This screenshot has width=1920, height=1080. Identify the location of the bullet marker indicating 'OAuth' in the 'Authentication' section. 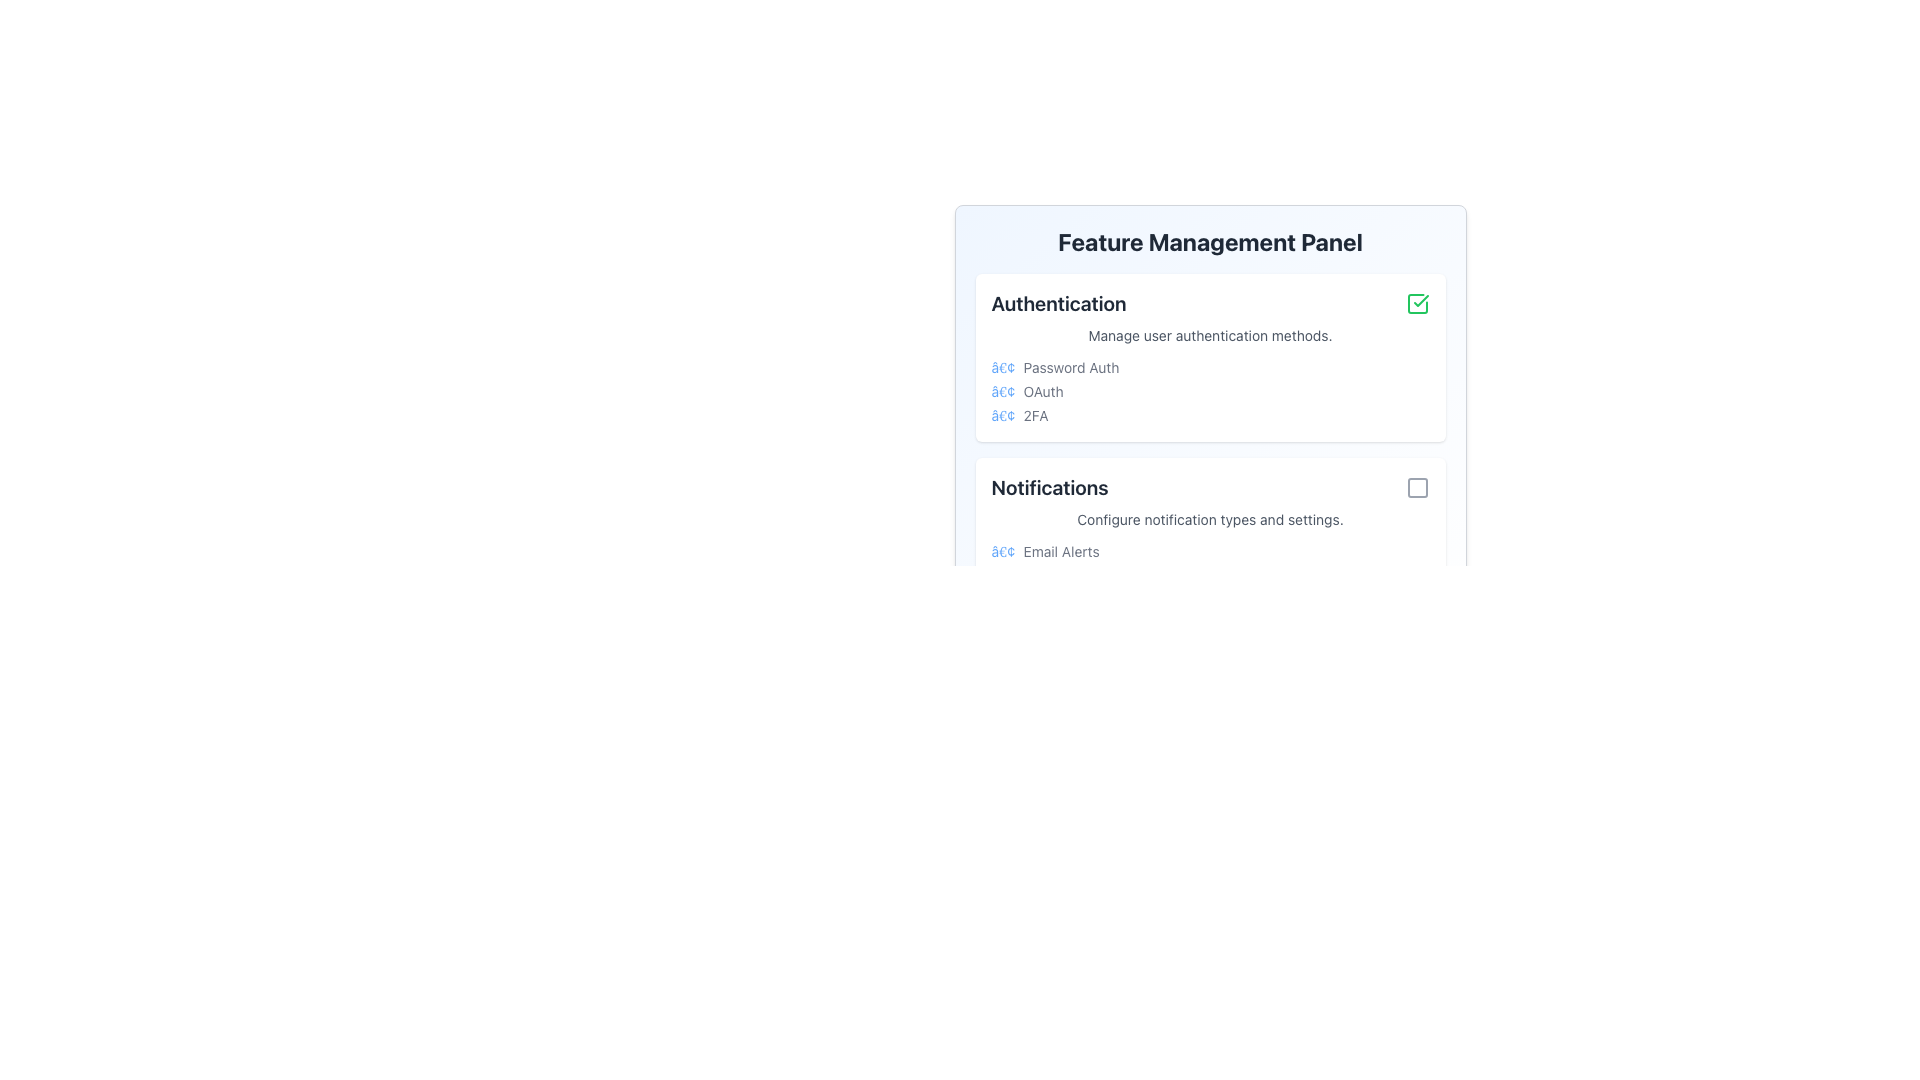
(1003, 392).